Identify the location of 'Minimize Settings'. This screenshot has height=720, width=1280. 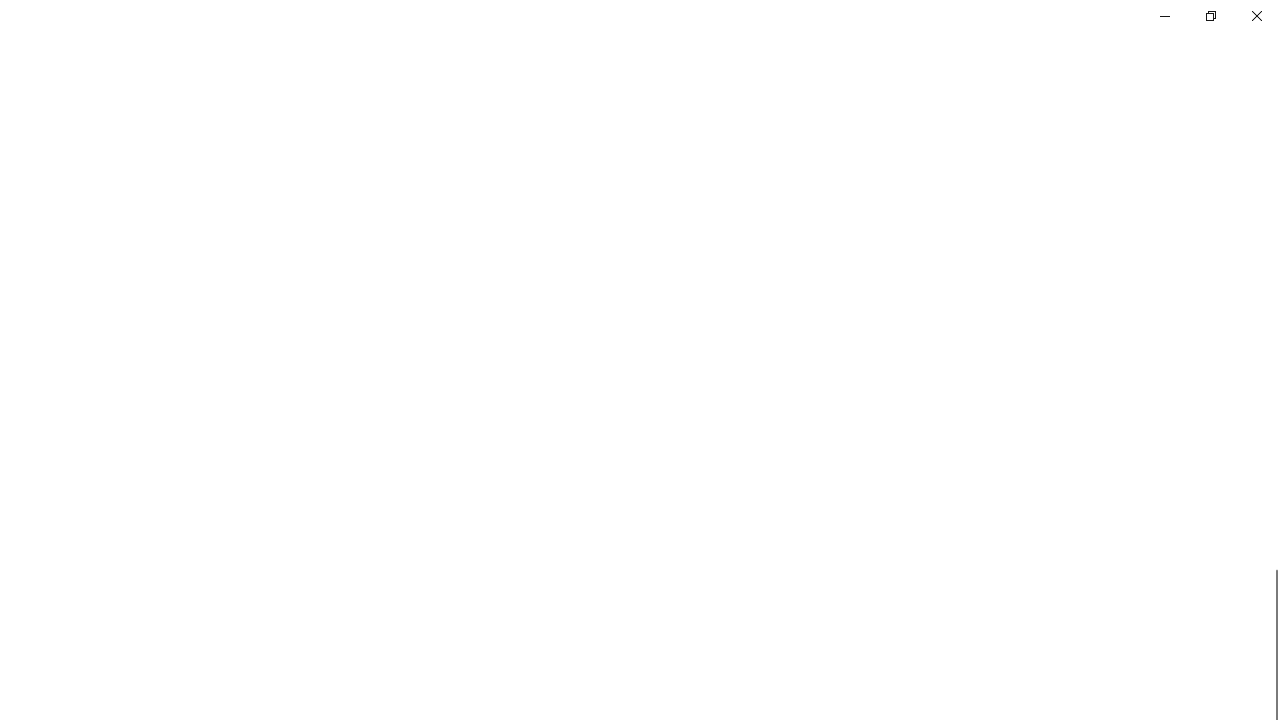
(1164, 15).